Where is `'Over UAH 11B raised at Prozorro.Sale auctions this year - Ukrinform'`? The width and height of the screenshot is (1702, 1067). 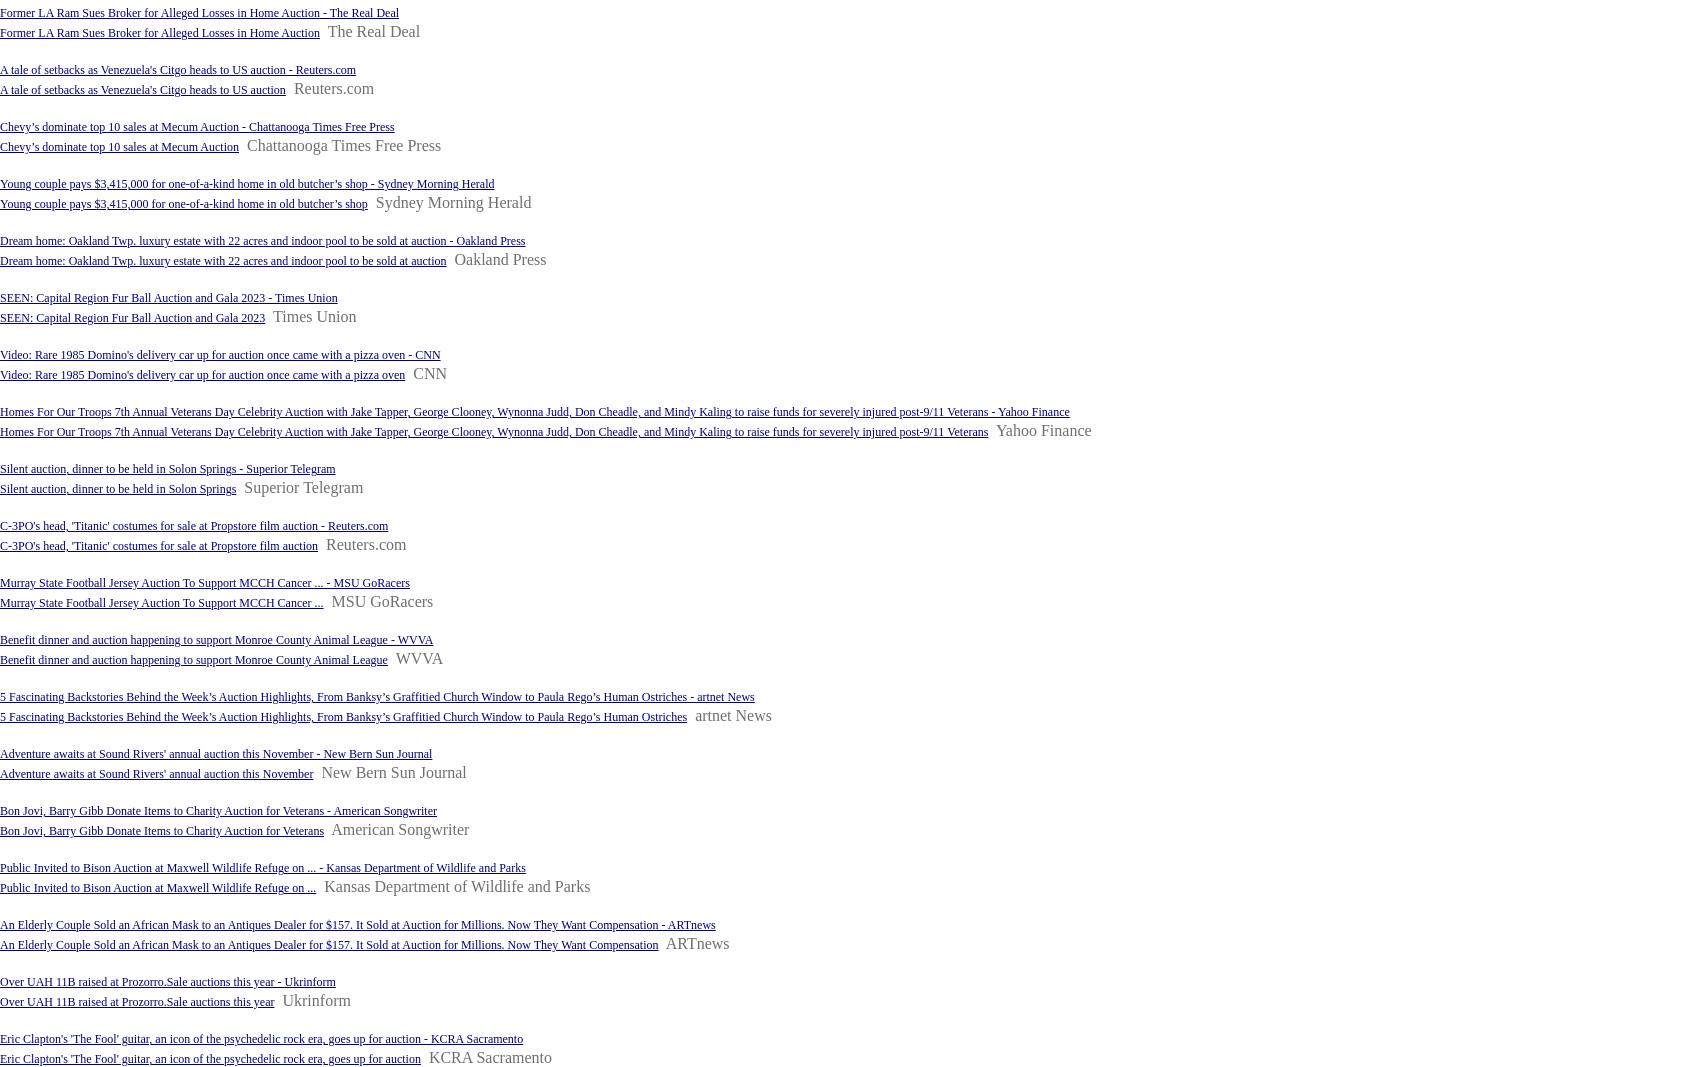
'Over UAH 11B raised at Prozorro.Sale auctions this year - Ukrinform' is located at coordinates (166, 981).